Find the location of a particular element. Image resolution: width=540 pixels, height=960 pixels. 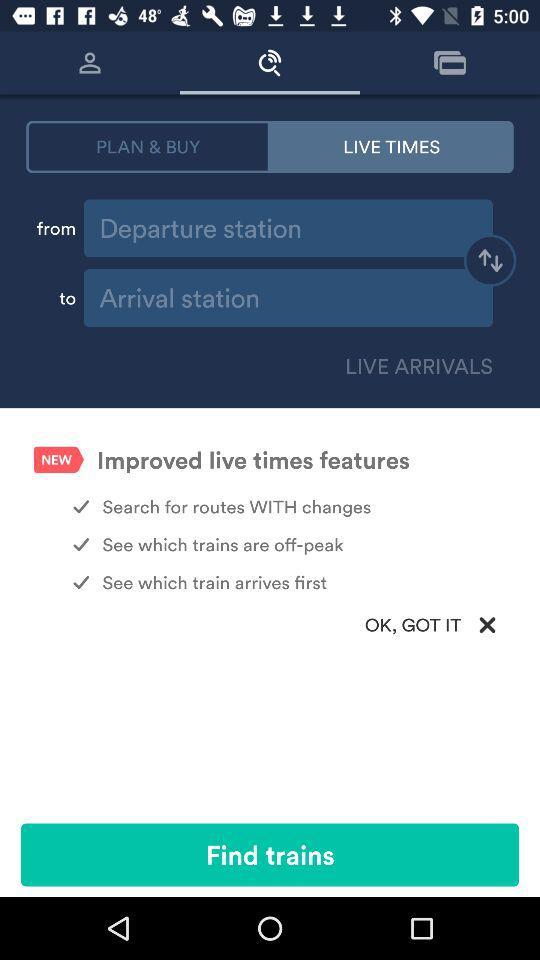

the find trains is located at coordinates (270, 853).